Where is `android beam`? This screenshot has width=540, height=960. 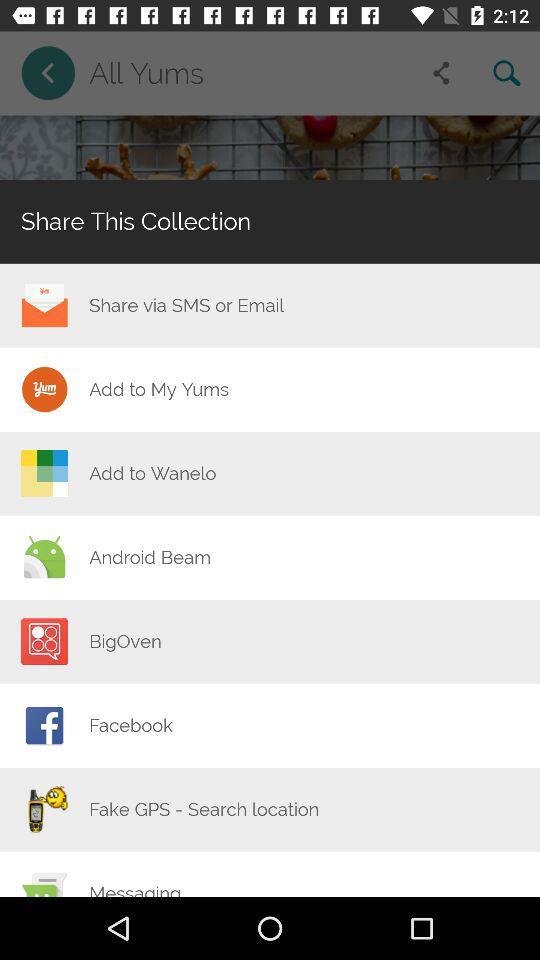 android beam is located at coordinates (149, 557).